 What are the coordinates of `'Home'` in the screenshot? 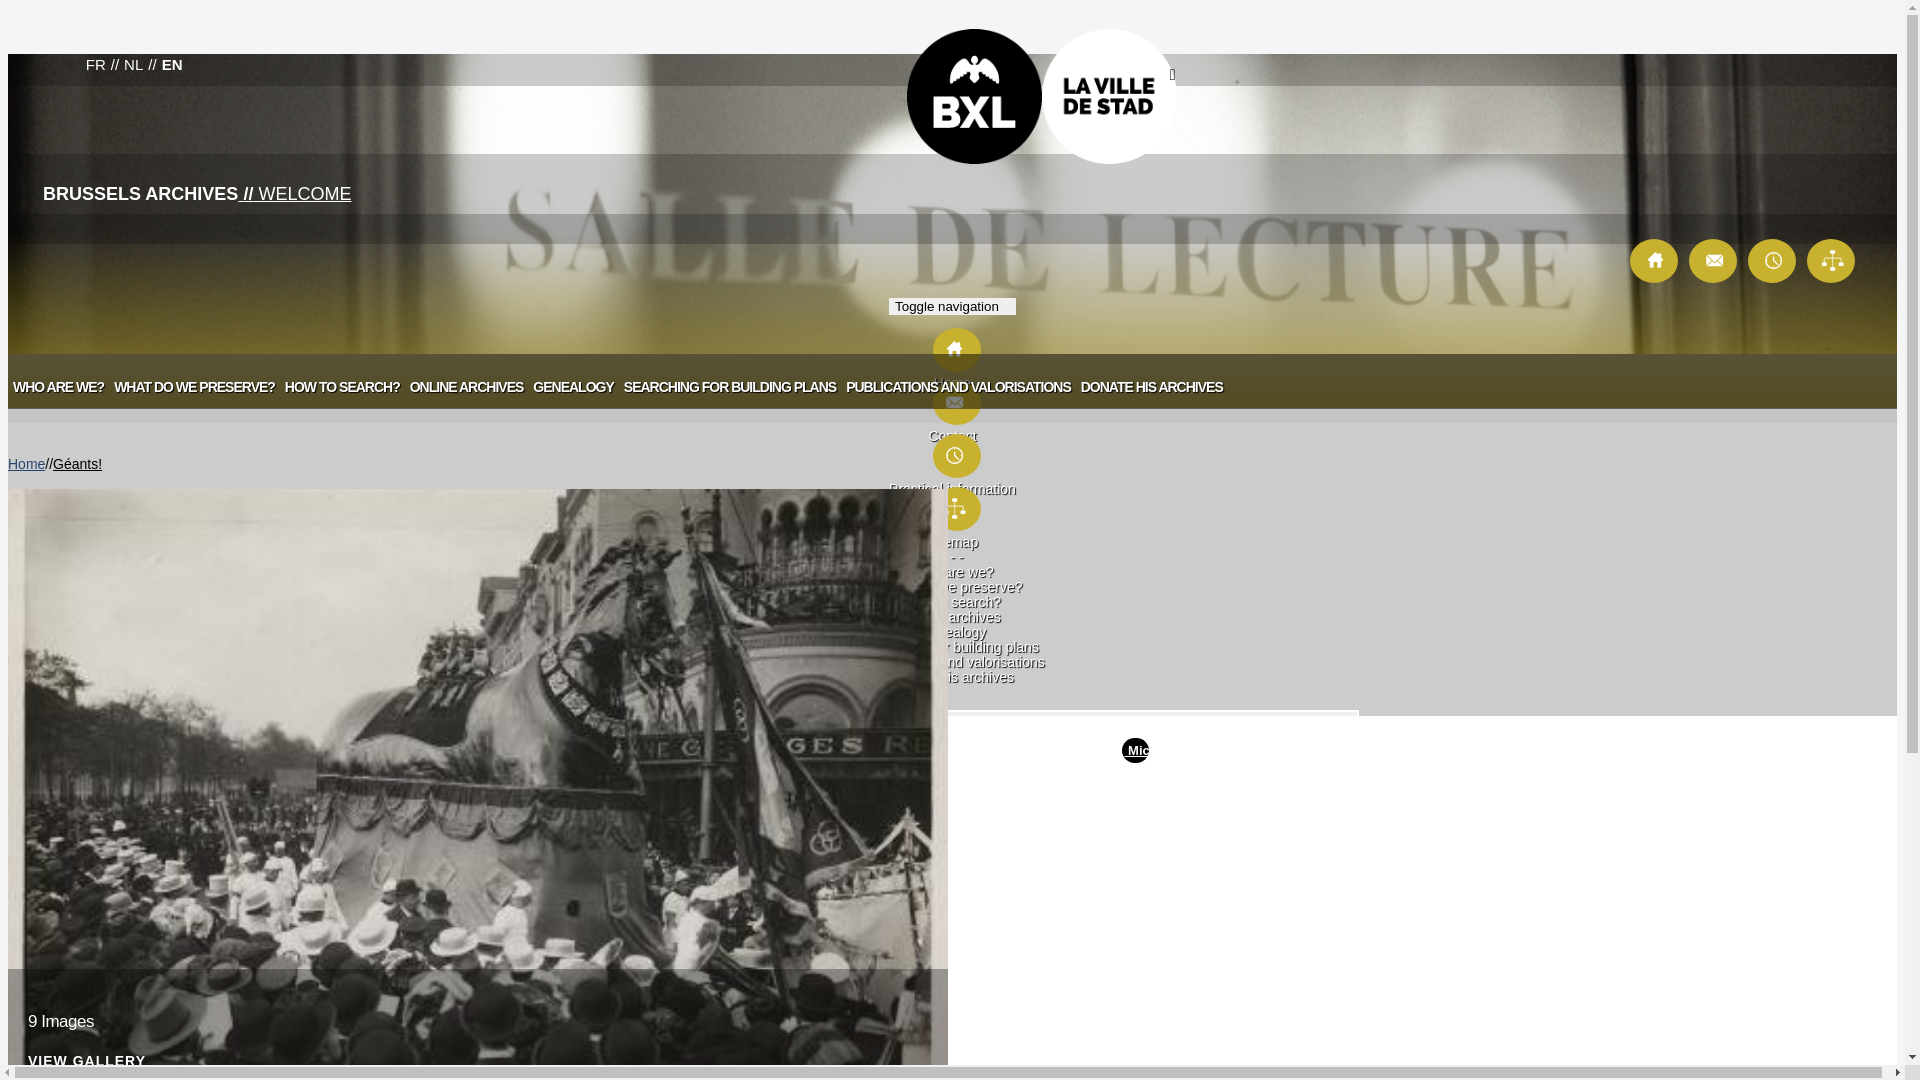 It's located at (26, 463).